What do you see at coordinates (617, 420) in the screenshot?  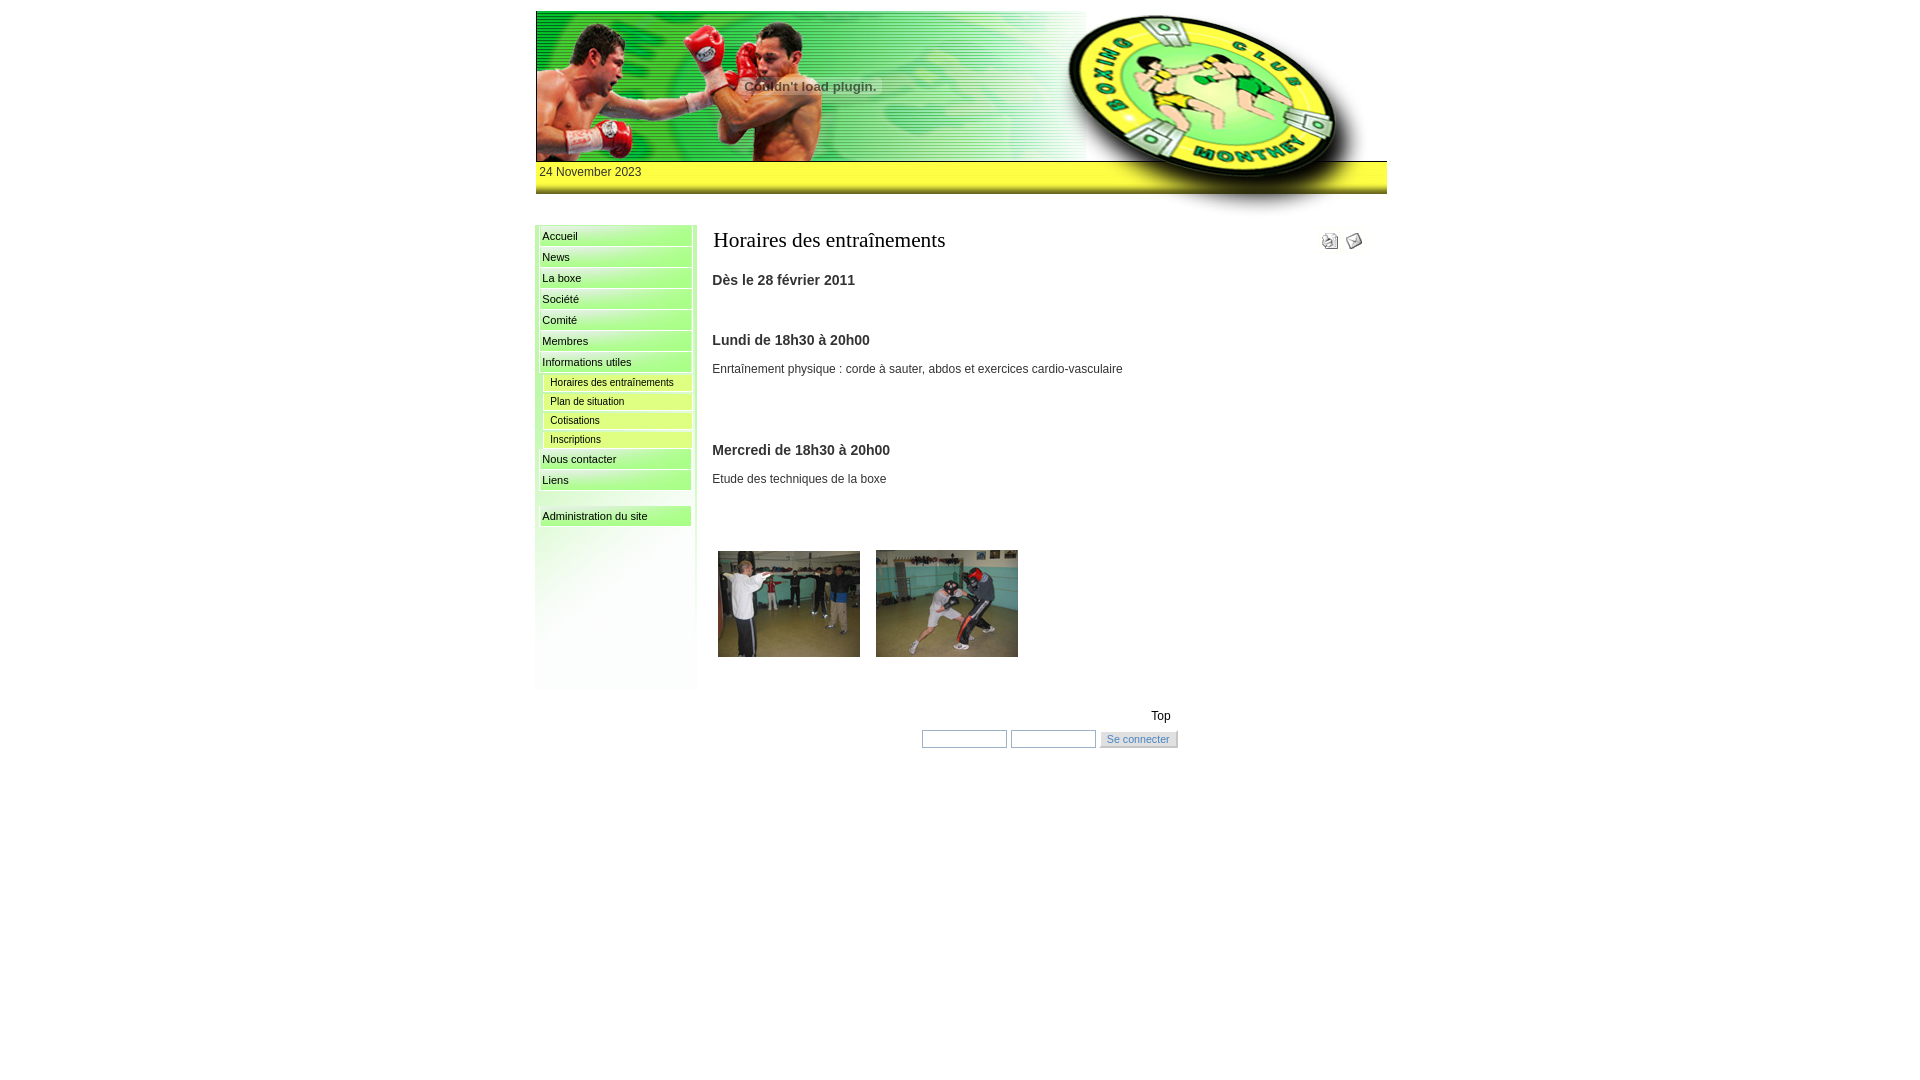 I see `'Cotisations'` at bounding box center [617, 420].